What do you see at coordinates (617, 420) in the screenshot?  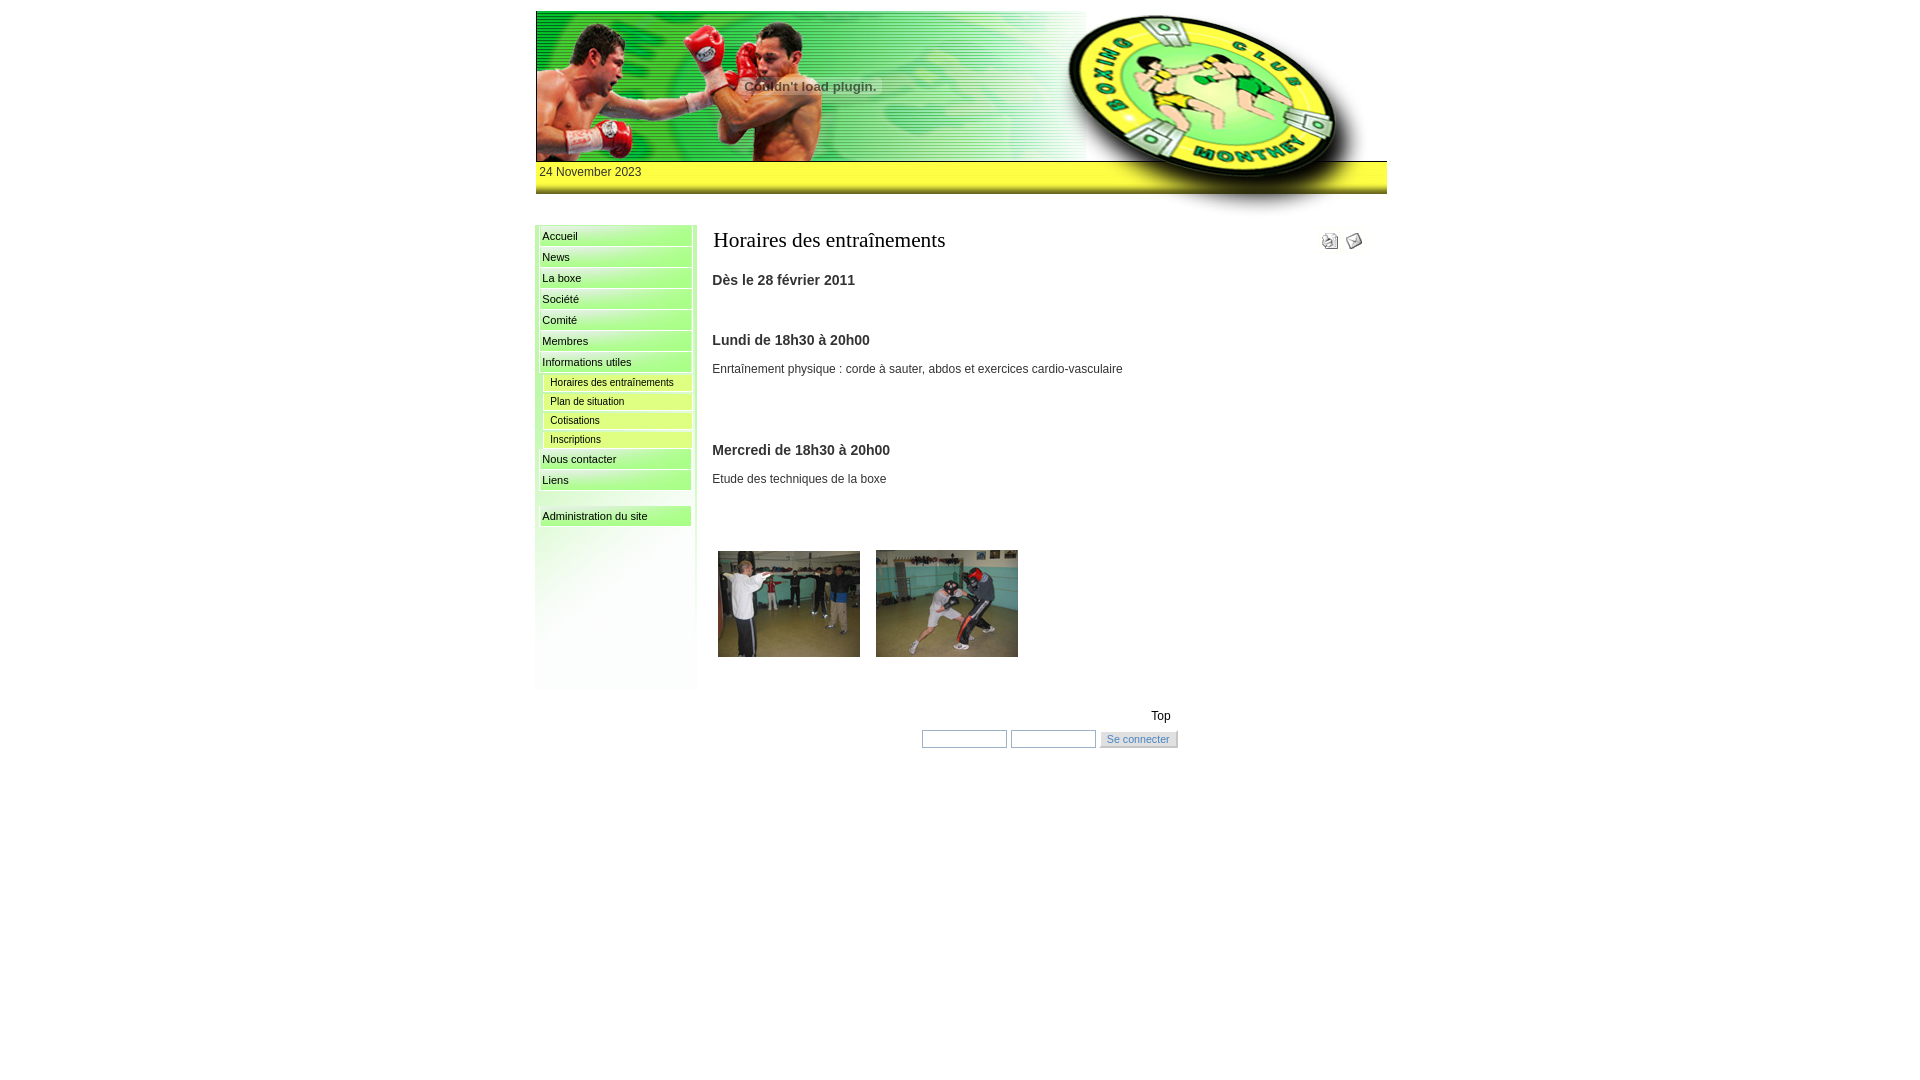 I see `'Cotisations'` at bounding box center [617, 420].